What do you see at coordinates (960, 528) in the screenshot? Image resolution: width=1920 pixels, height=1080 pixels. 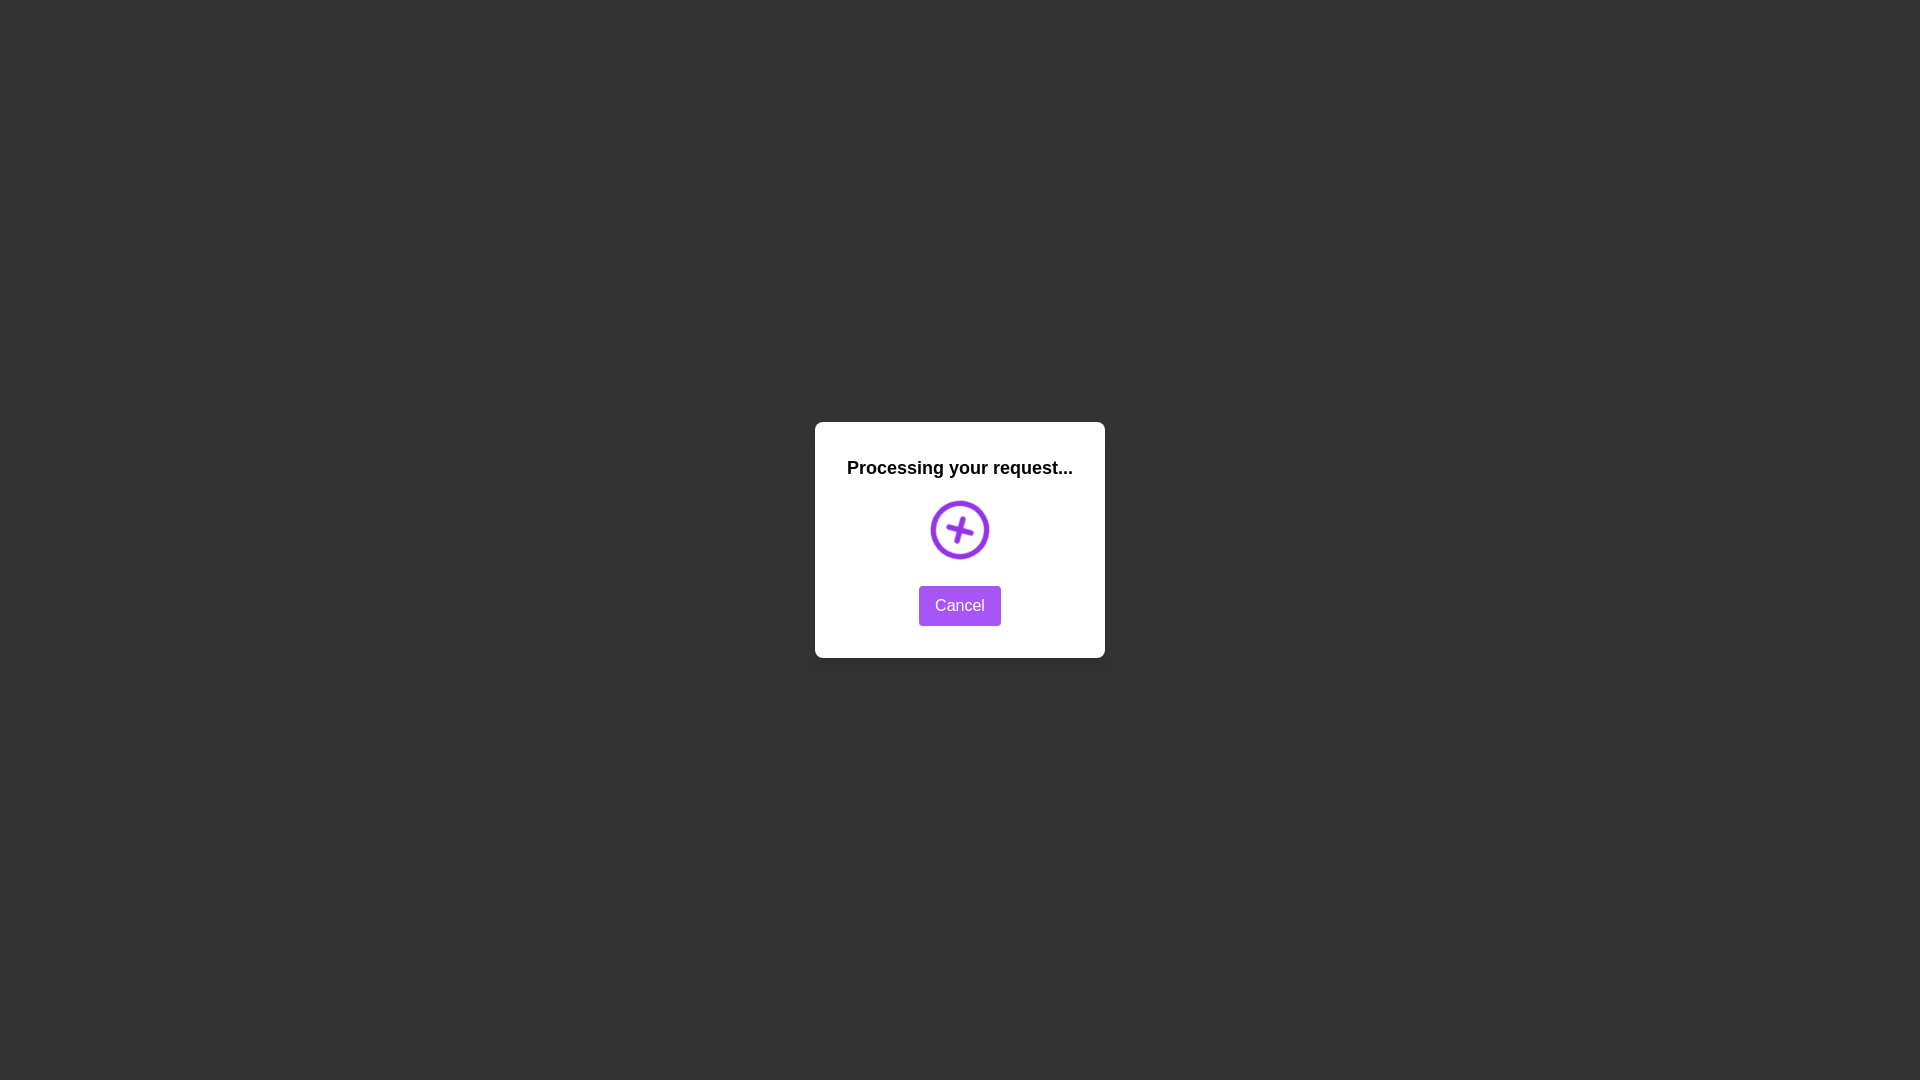 I see `the interactive graphical indicator located in the modal titled 'Processing your request...', positioned above the purple 'Cancel' button` at bounding box center [960, 528].